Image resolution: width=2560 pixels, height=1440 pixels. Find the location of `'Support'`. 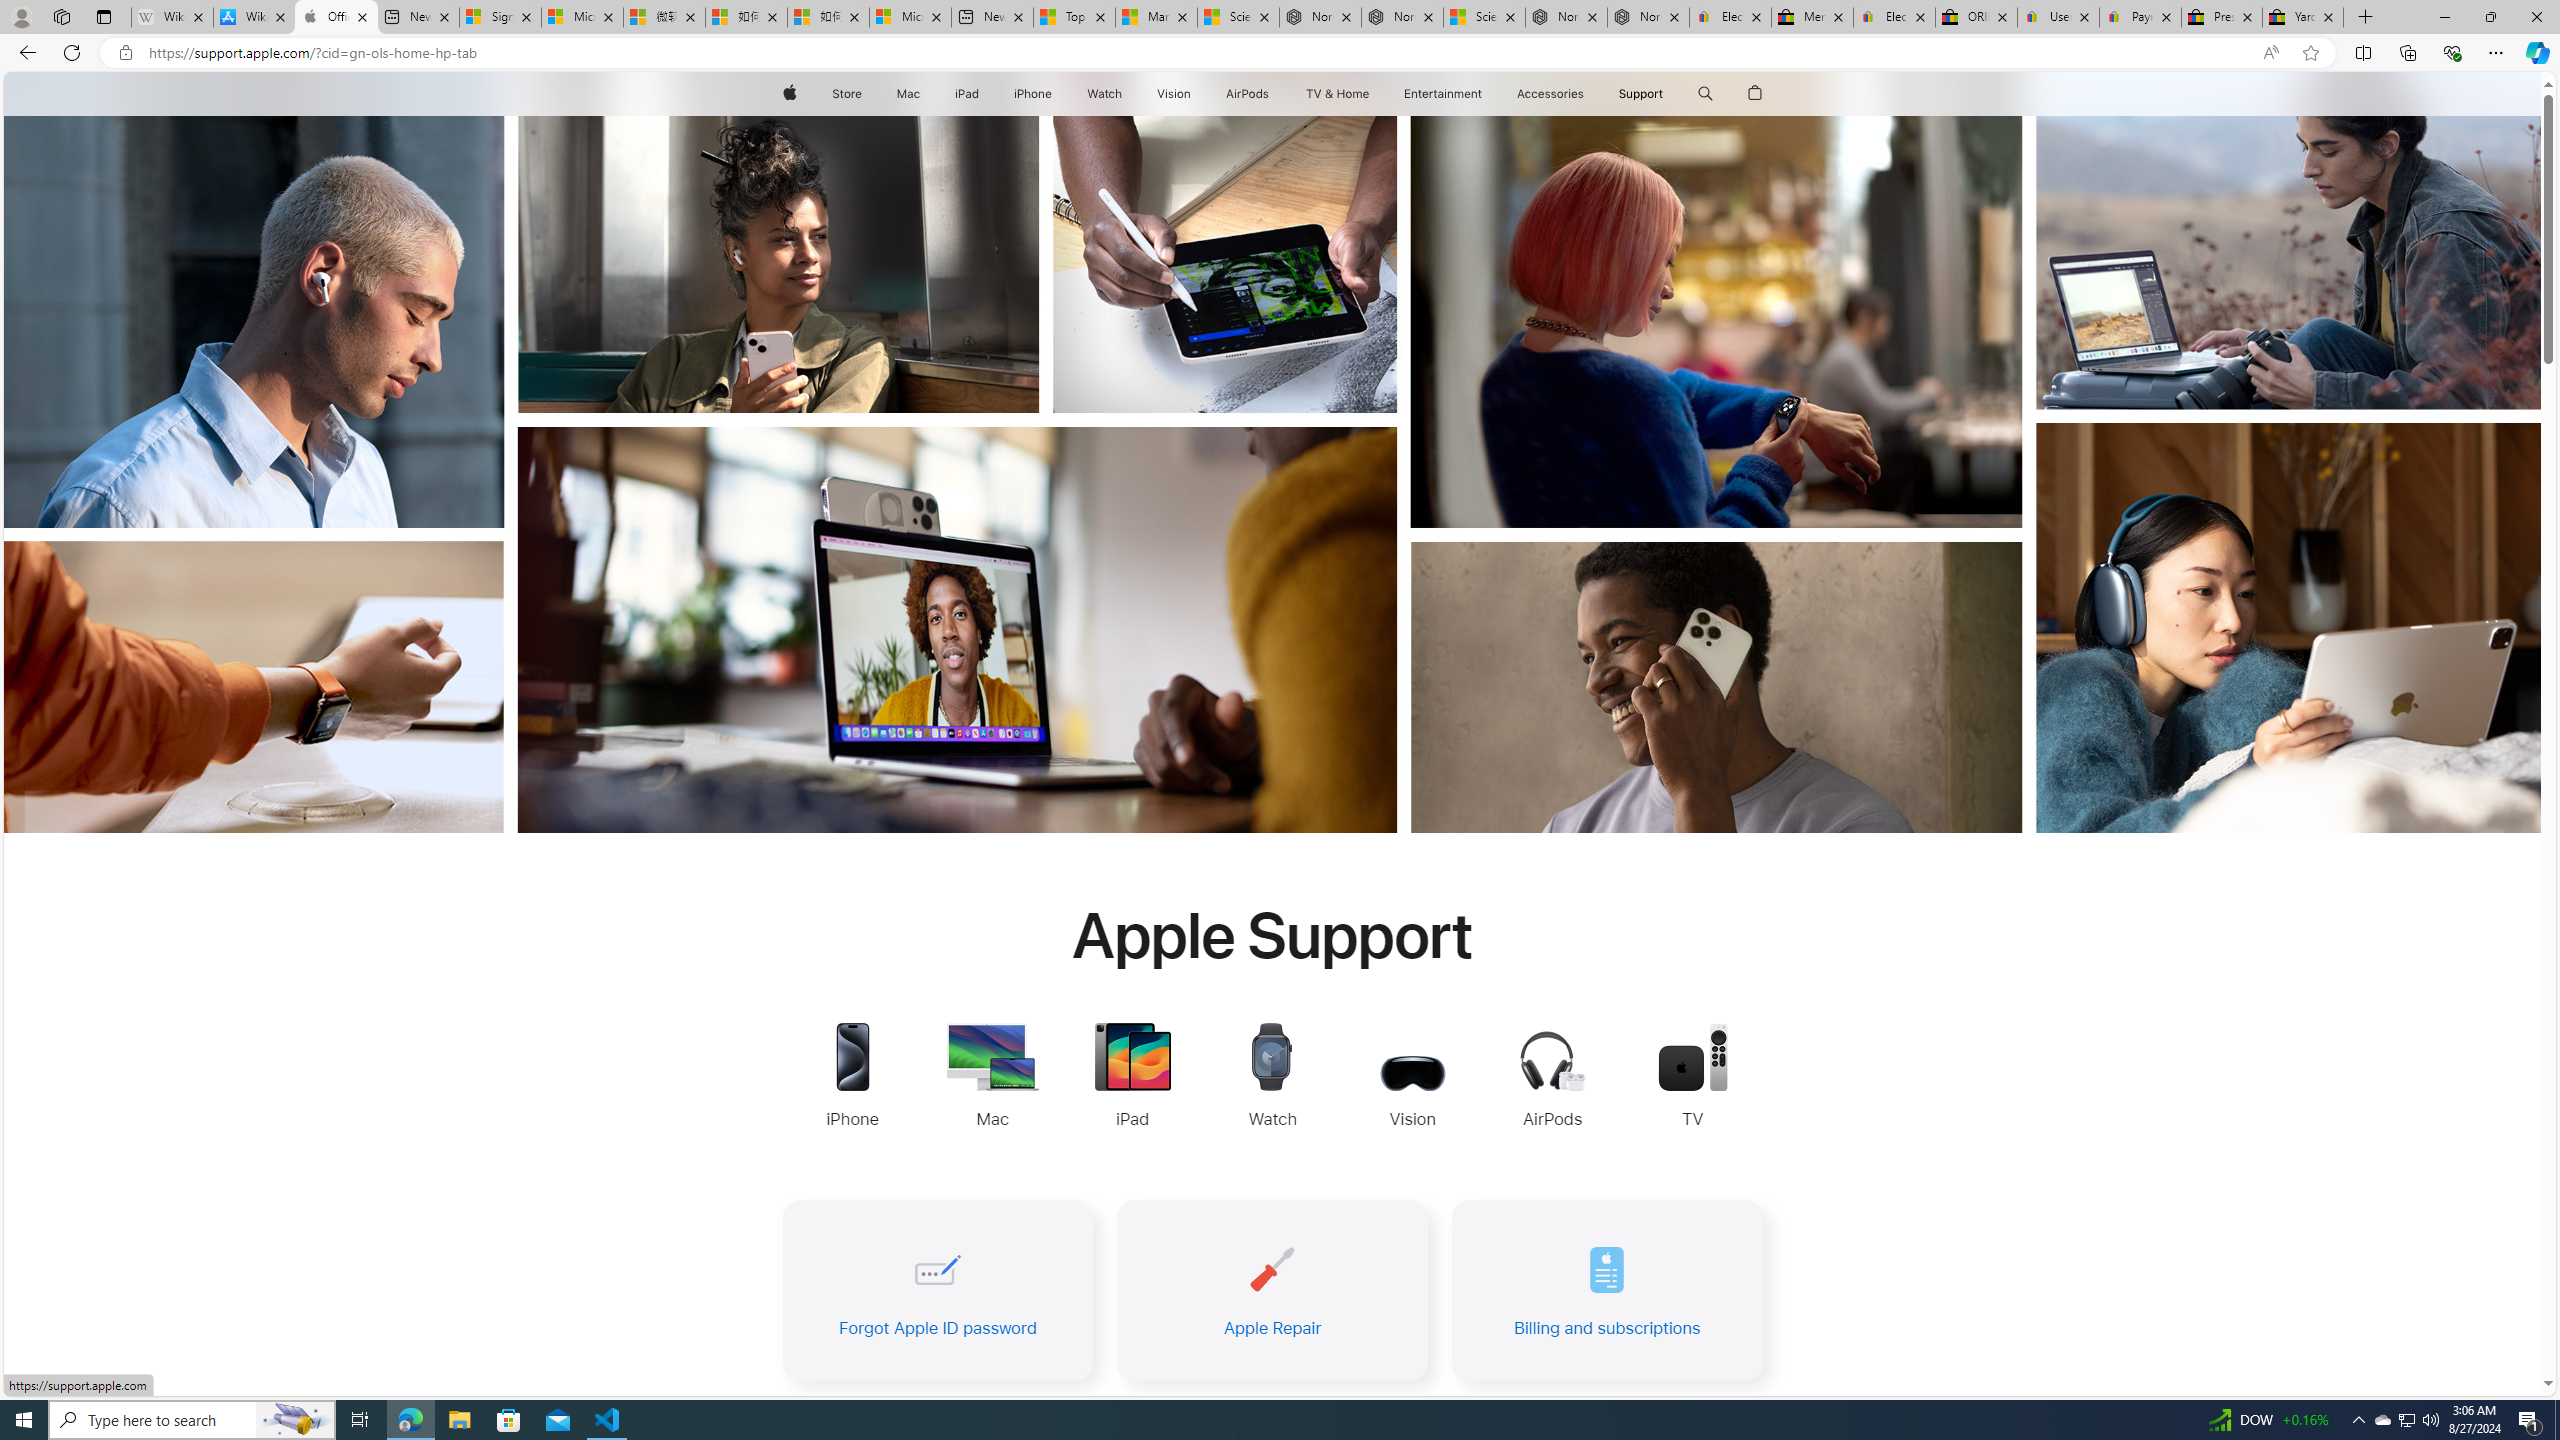

'Support' is located at coordinates (1639, 93).